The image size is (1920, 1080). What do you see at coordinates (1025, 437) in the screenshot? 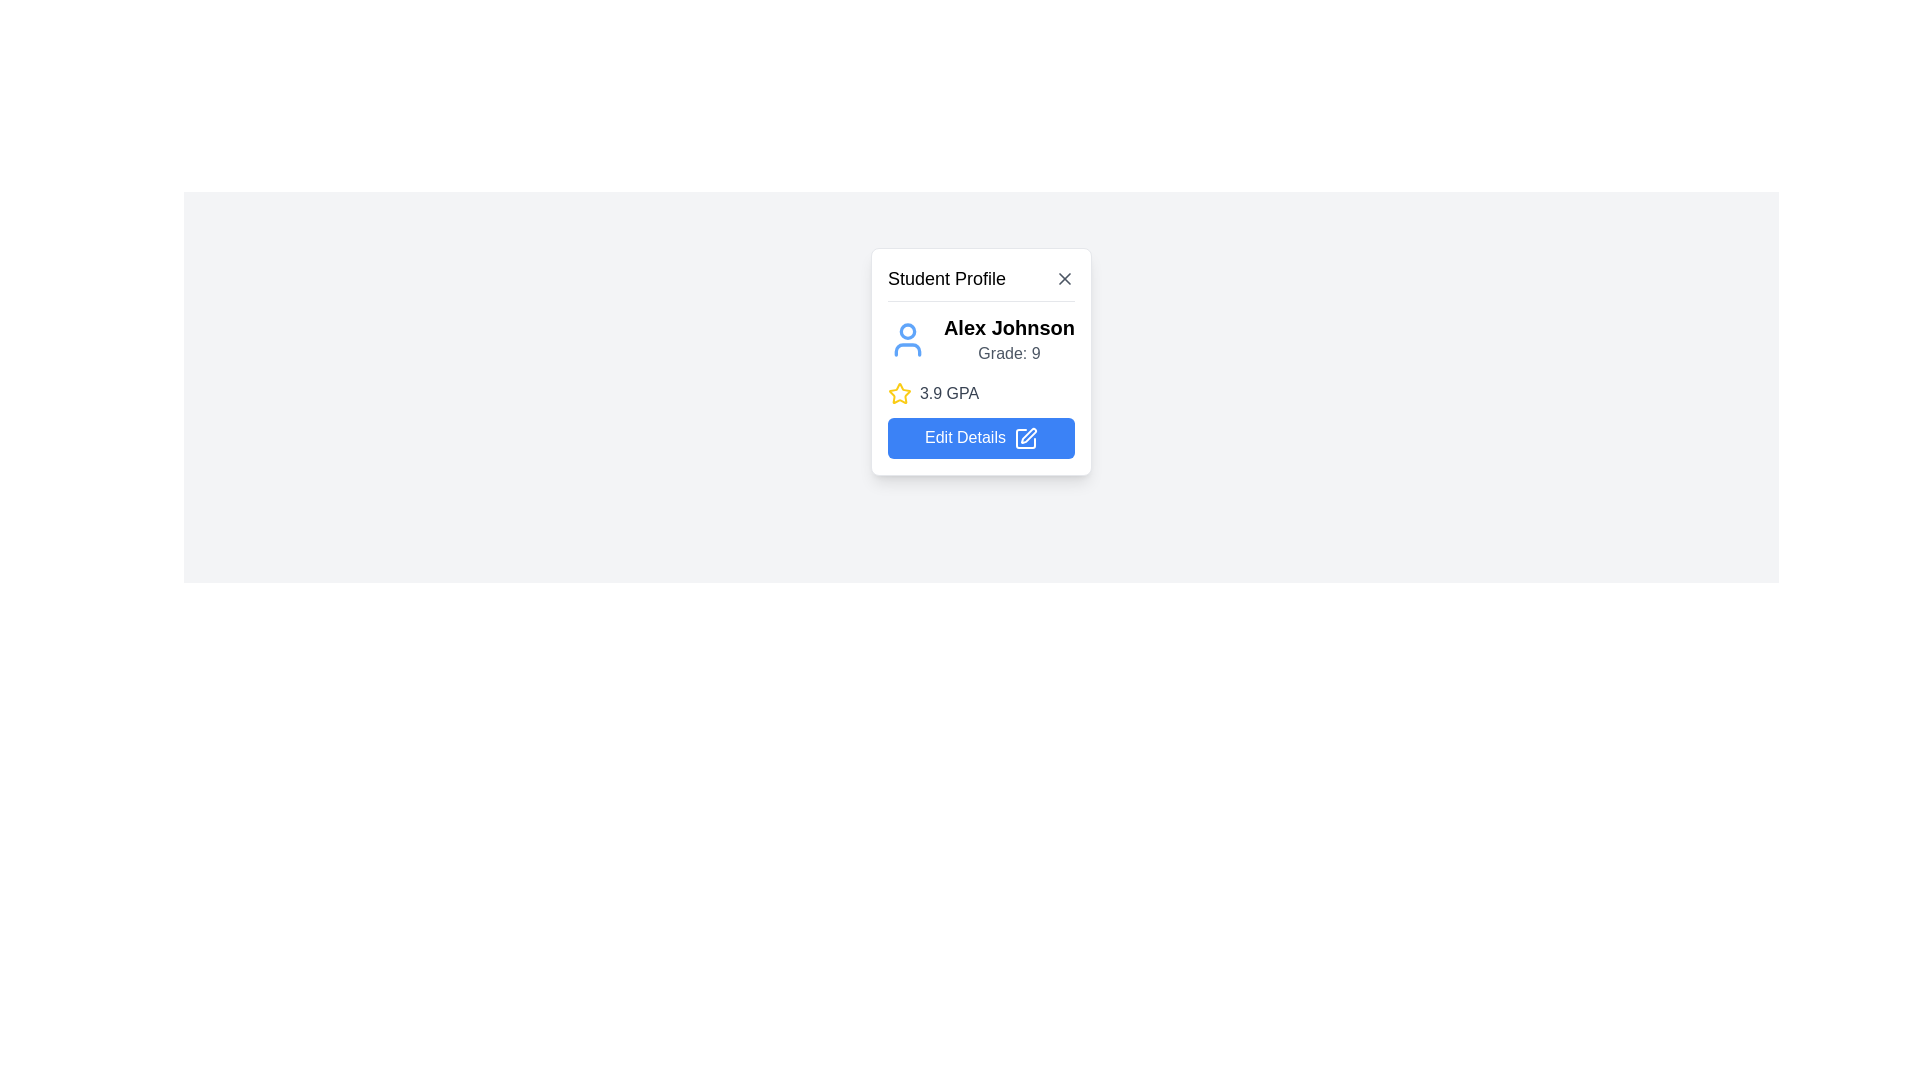
I see `the editing icon within the blue 'Edit Details' button located at the bottom of the card` at bounding box center [1025, 437].